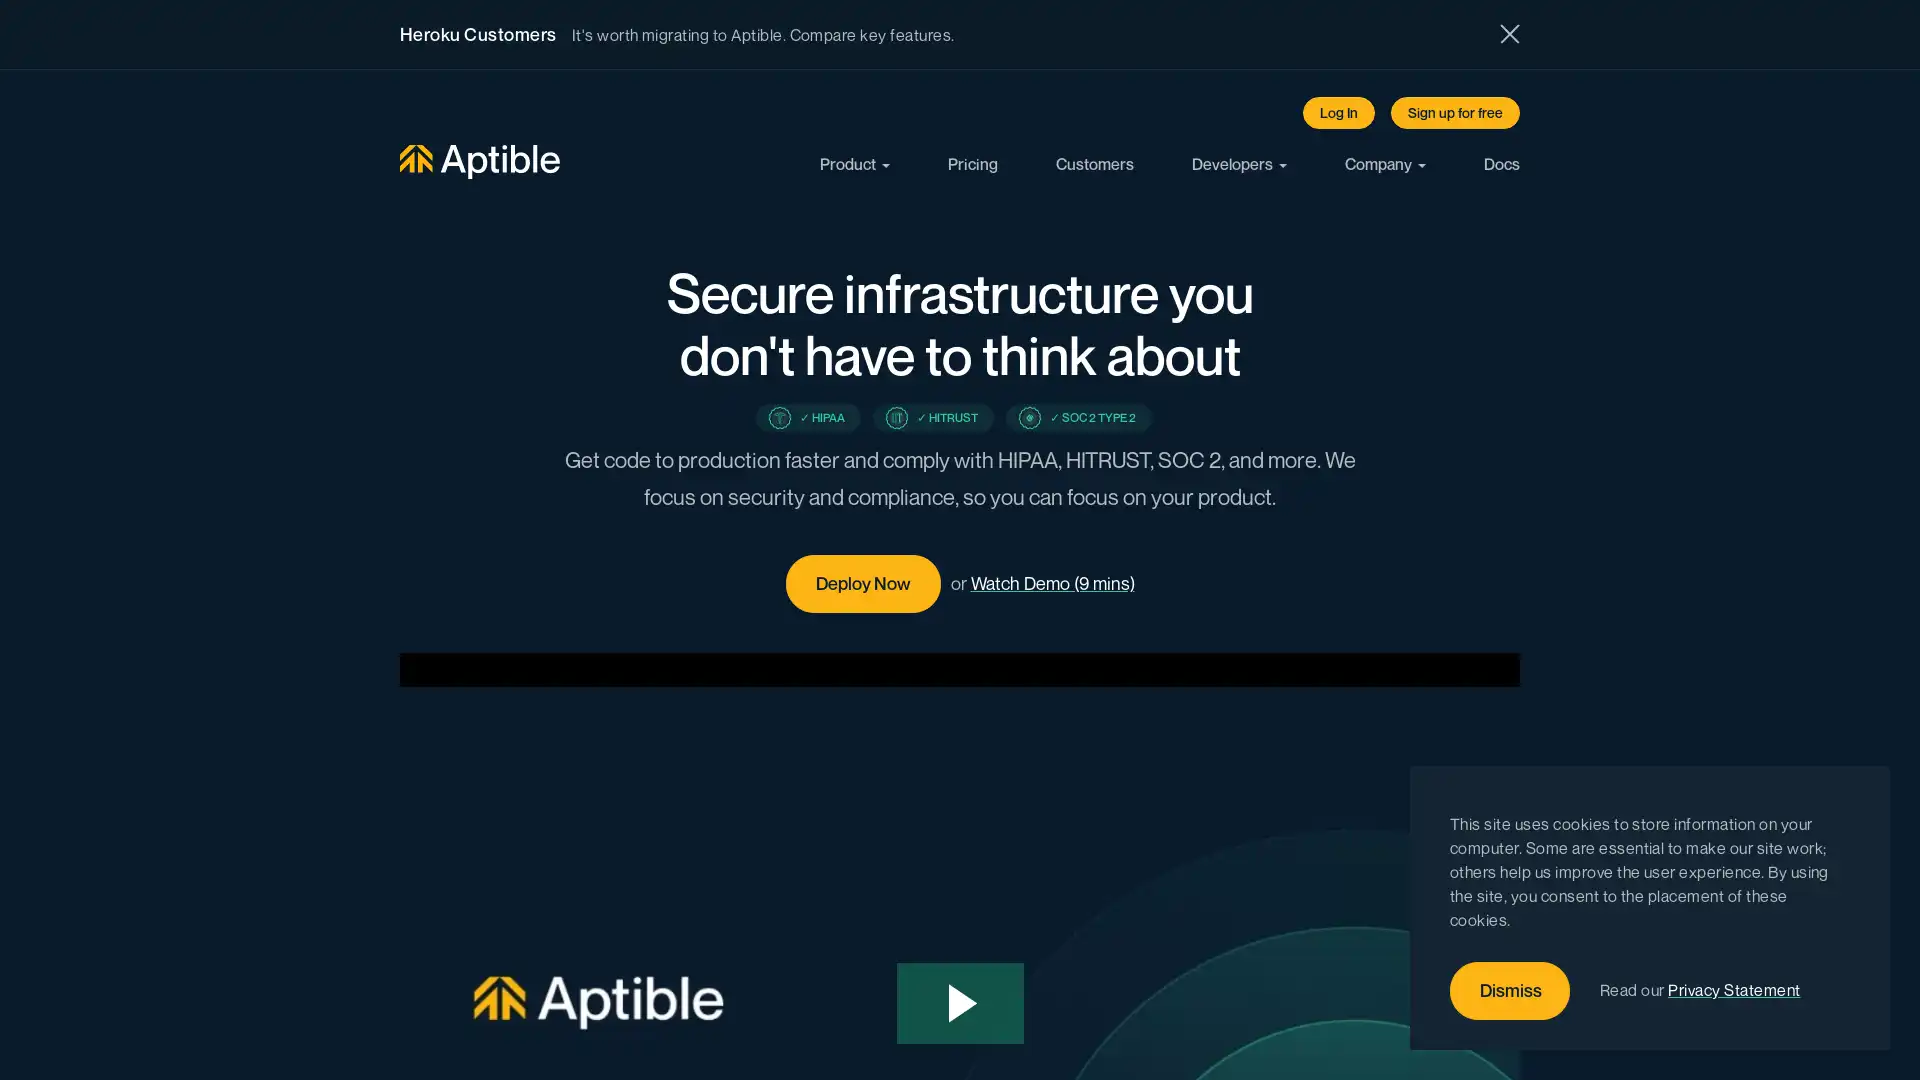  I want to click on Play, so click(960, 1003).